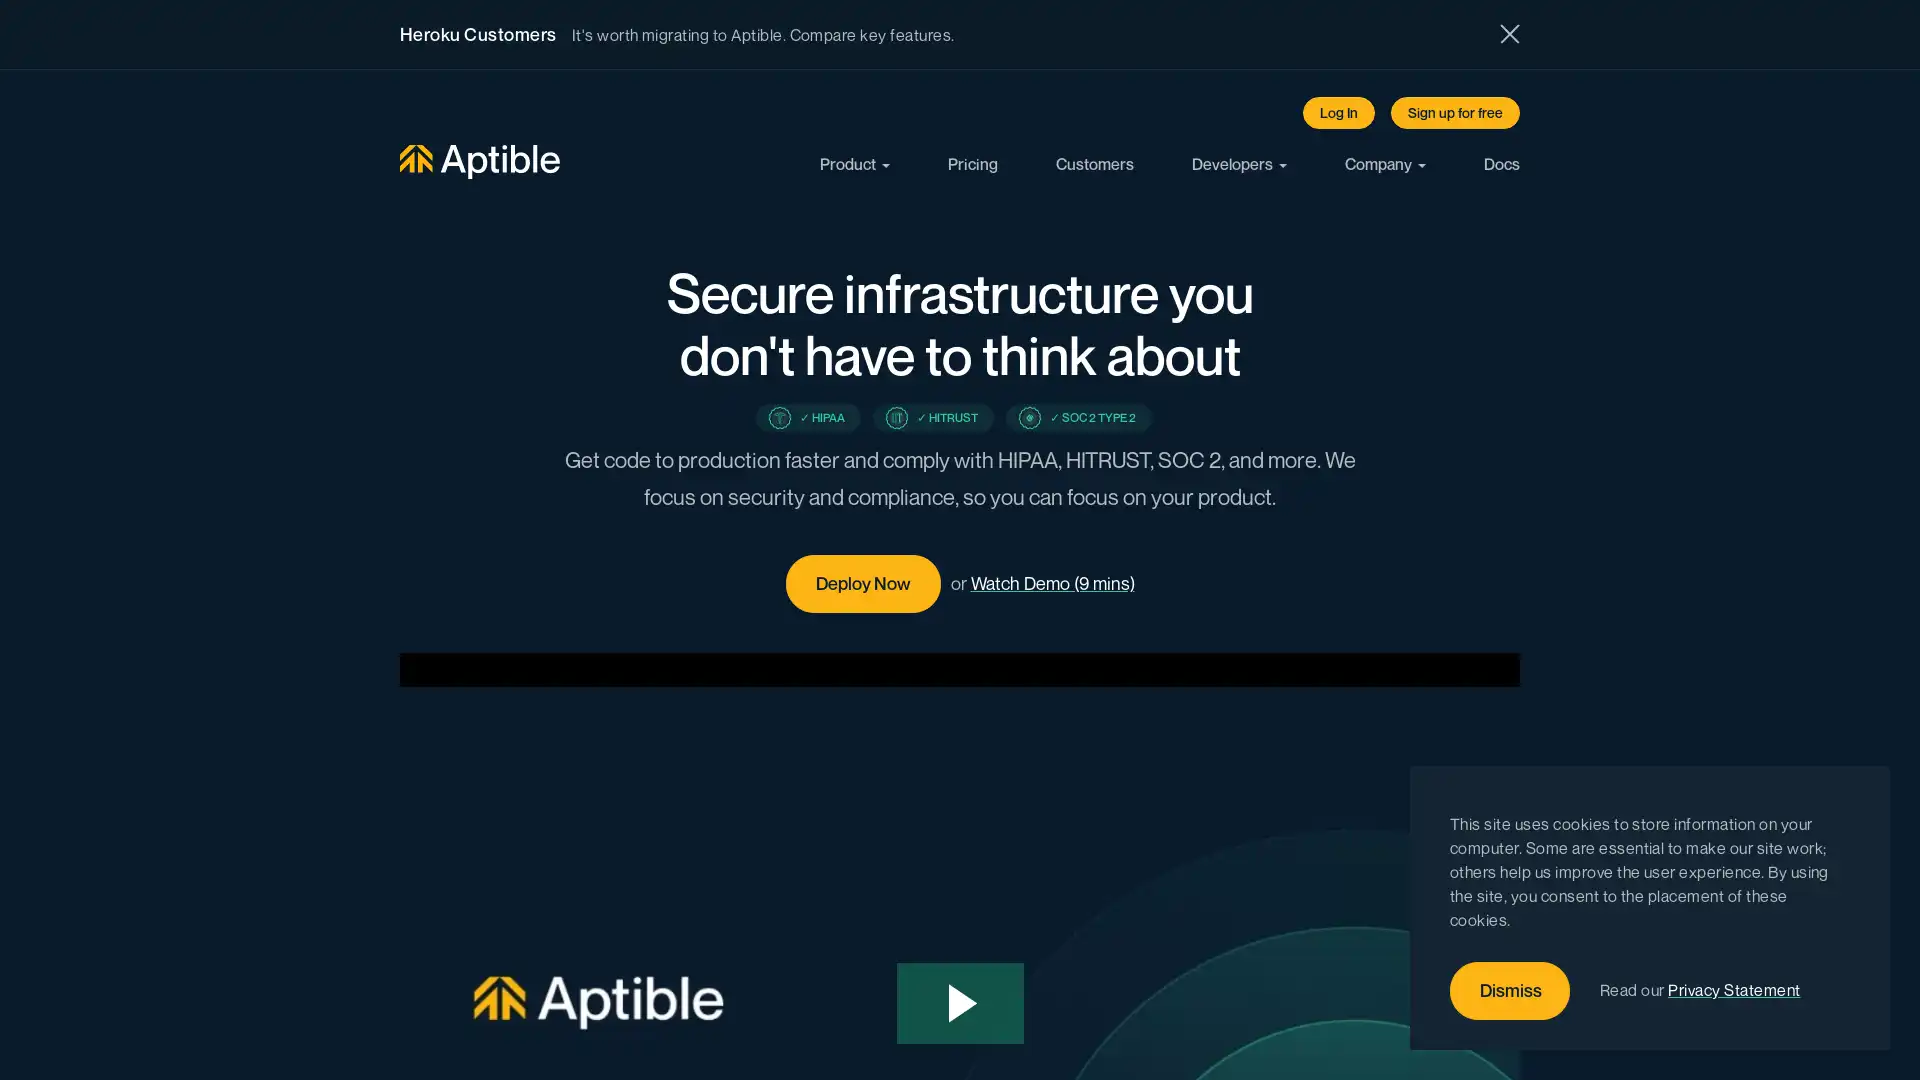  I want to click on Play, so click(960, 1003).